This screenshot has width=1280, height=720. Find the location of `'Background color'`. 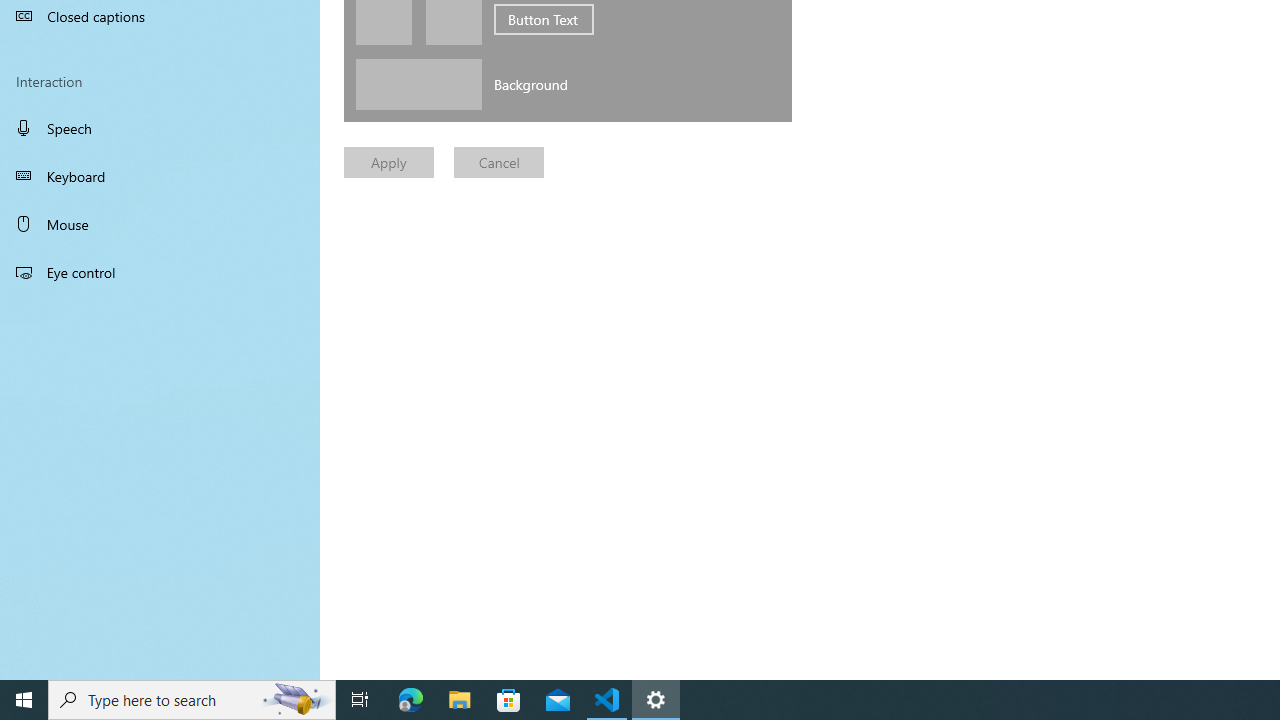

'Background color' is located at coordinates (417, 83).